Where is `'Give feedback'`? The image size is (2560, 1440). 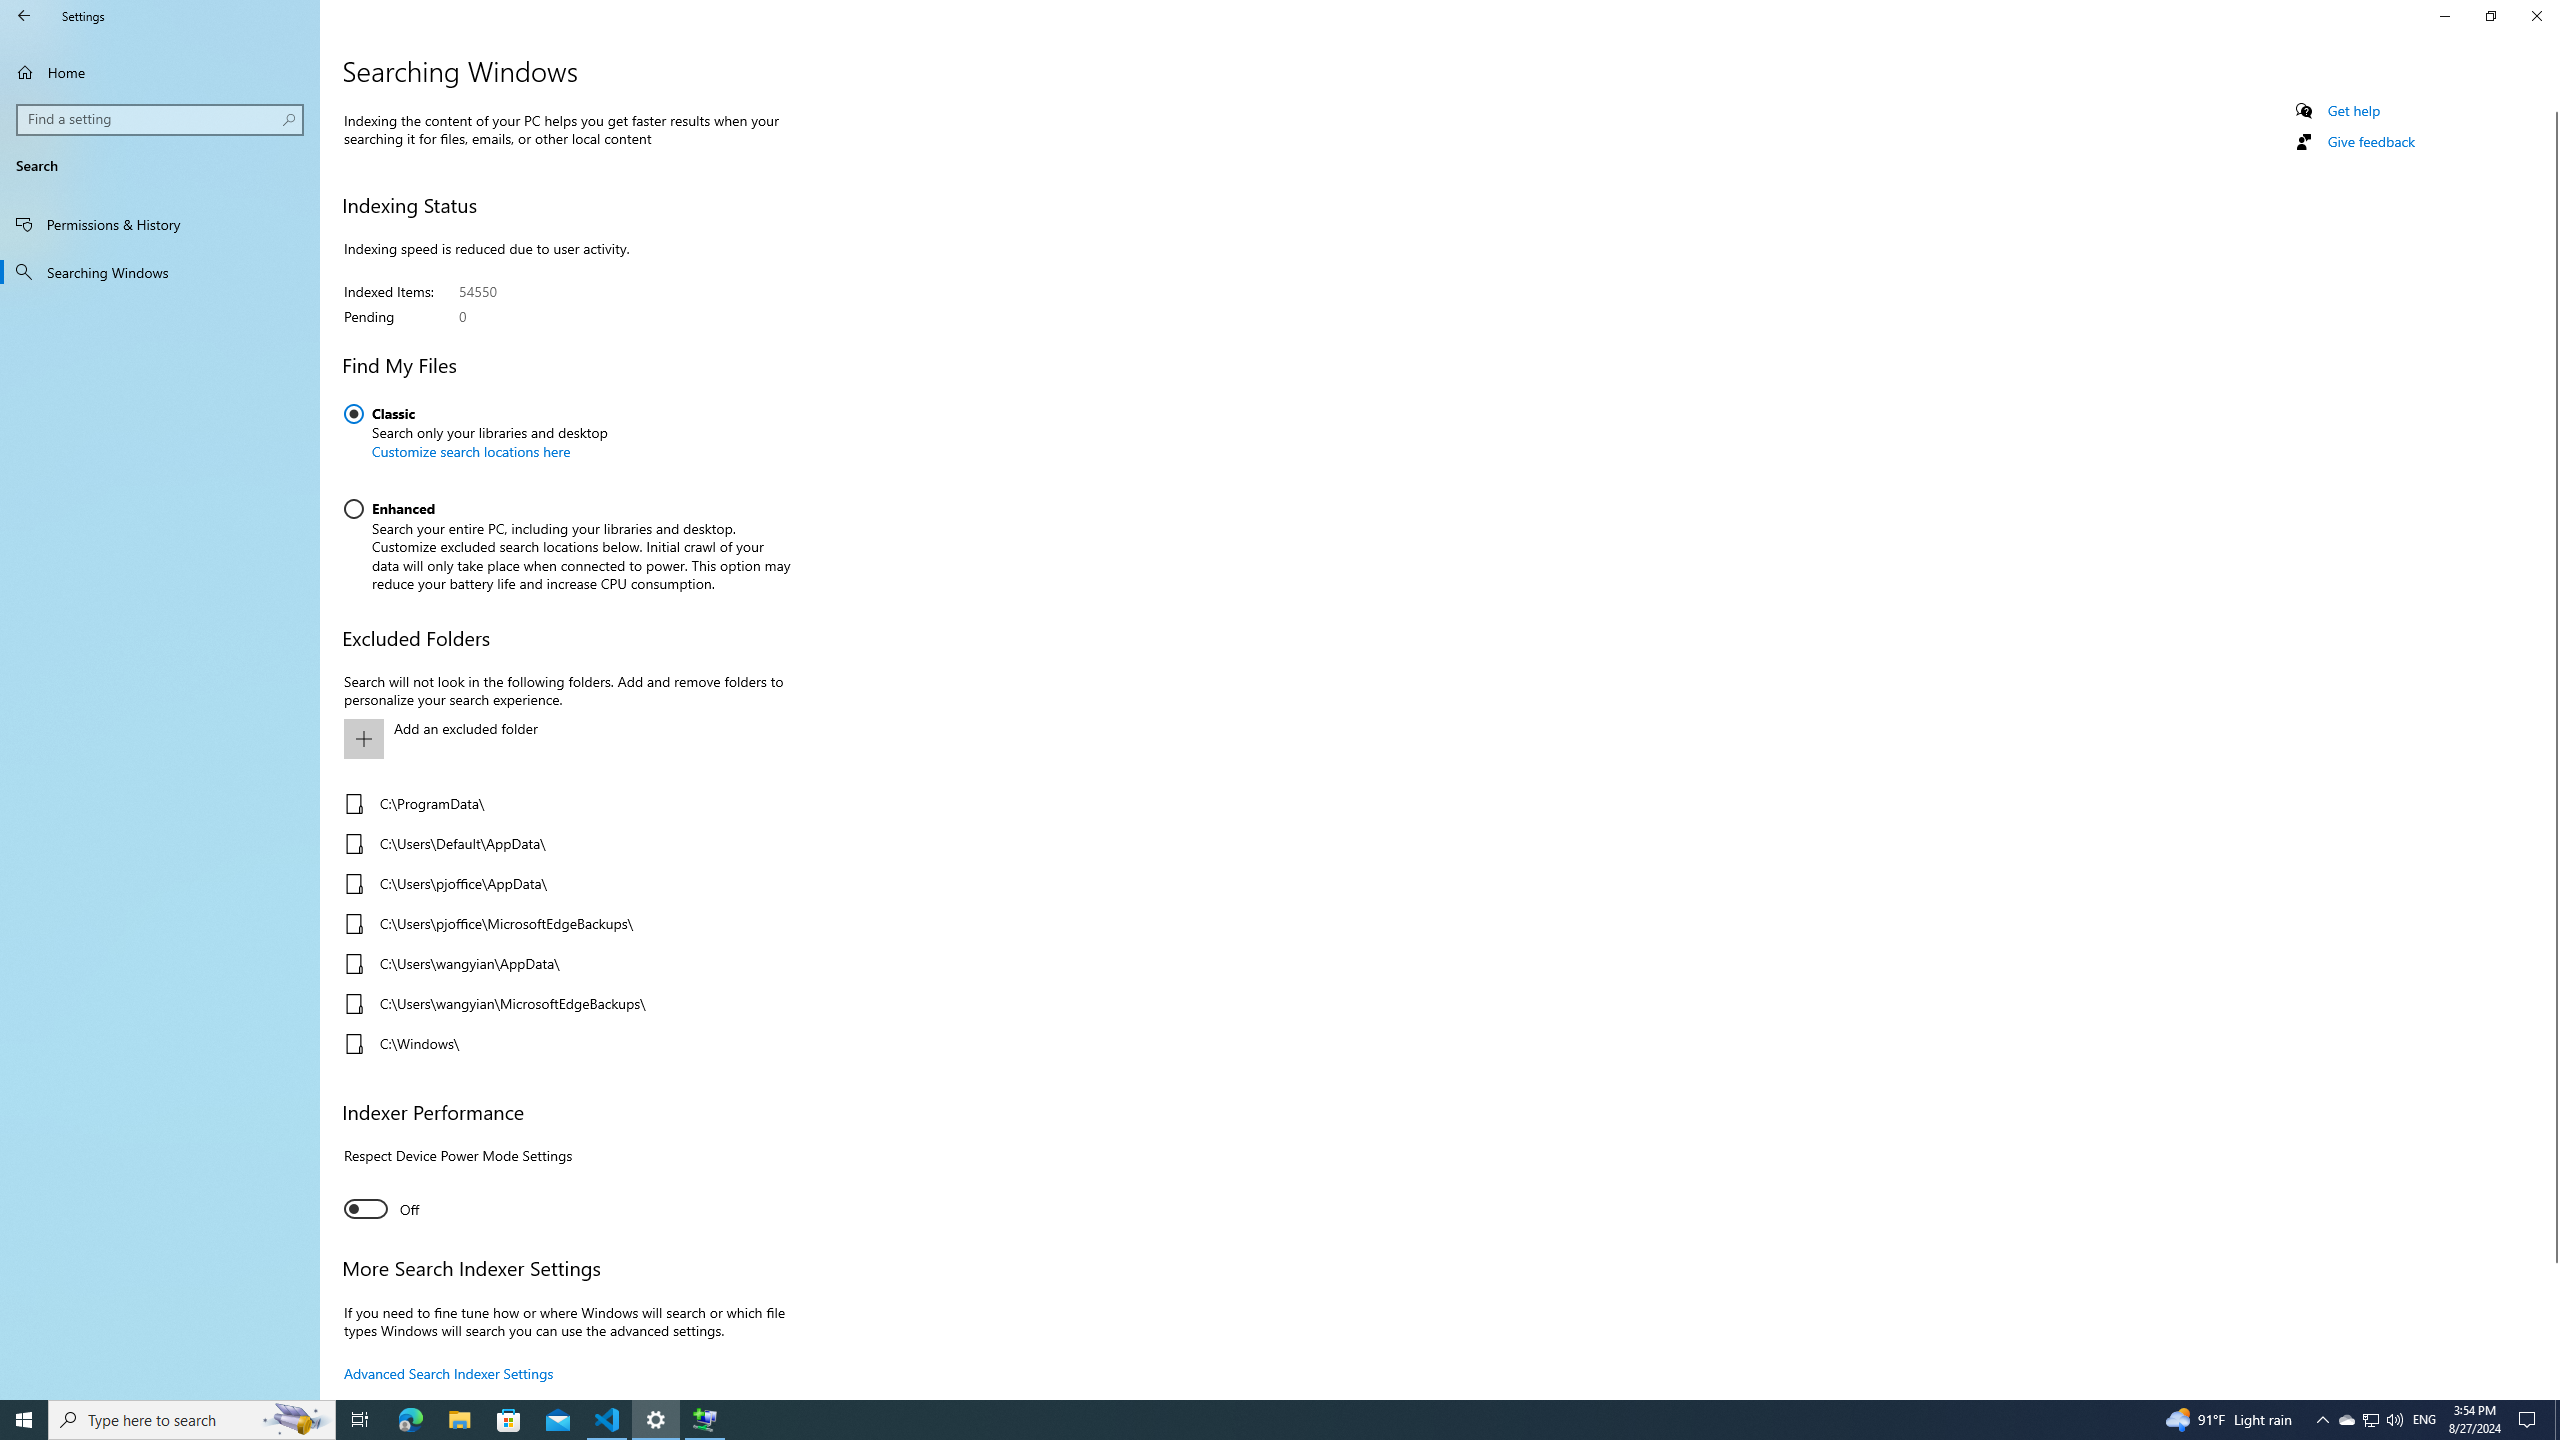
'Give feedback' is located at coordinates (2369, 141).